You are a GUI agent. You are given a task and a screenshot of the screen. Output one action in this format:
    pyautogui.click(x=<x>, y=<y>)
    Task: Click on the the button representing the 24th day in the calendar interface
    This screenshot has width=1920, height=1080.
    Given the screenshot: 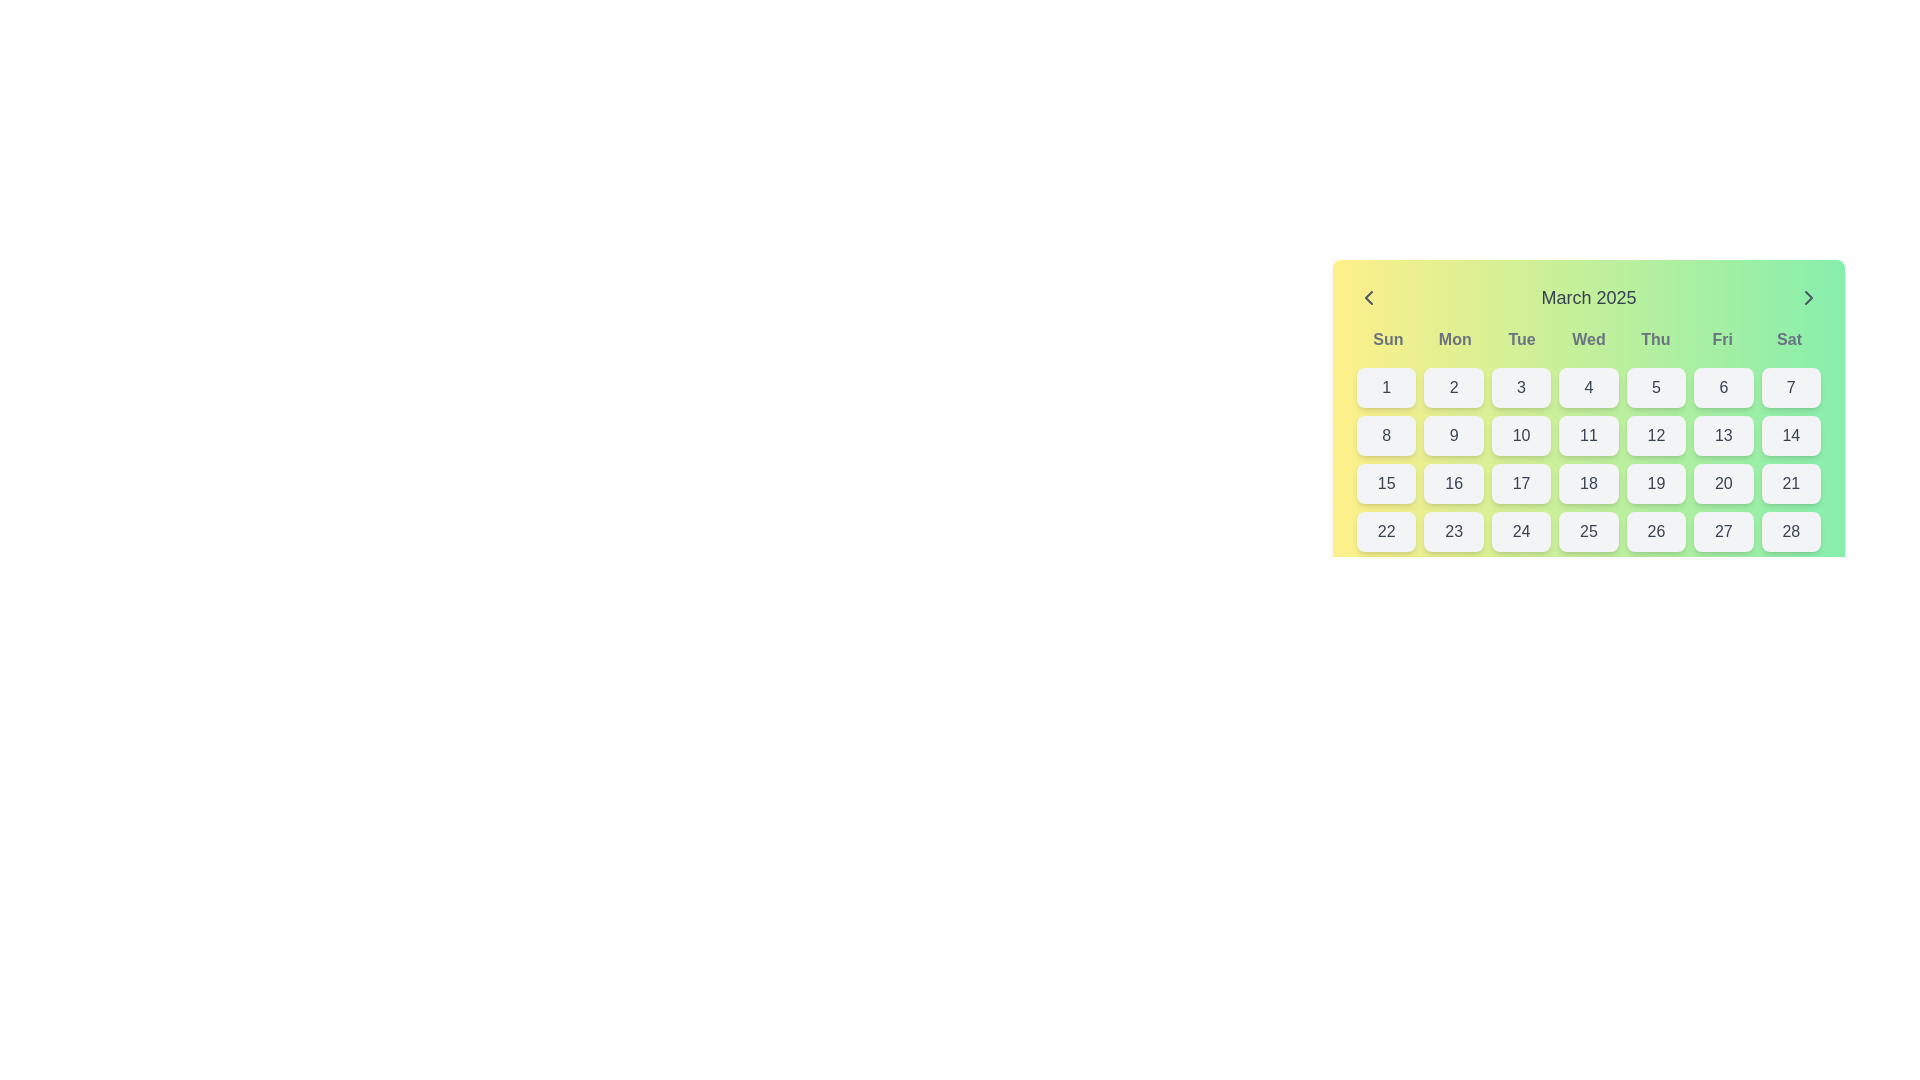 What is the action you would take?
    pyautogui.click(x=1520, y=531)
    